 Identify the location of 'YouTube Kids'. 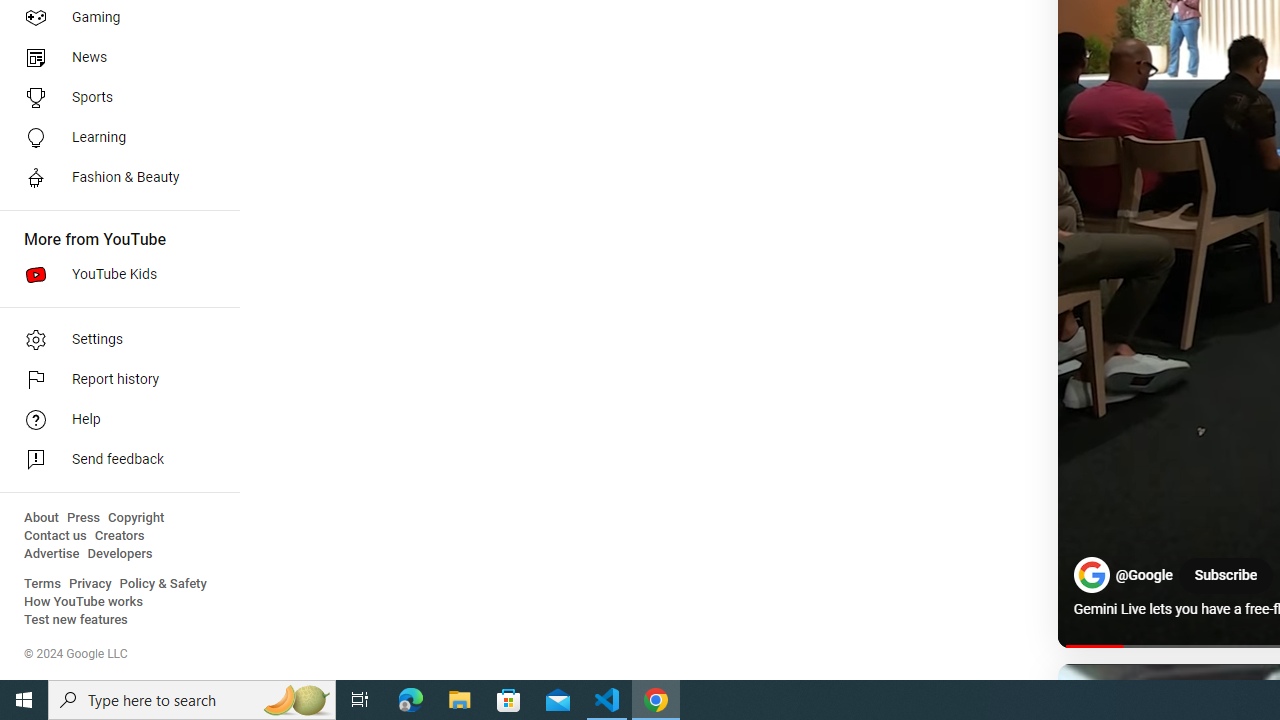
(112, 275).